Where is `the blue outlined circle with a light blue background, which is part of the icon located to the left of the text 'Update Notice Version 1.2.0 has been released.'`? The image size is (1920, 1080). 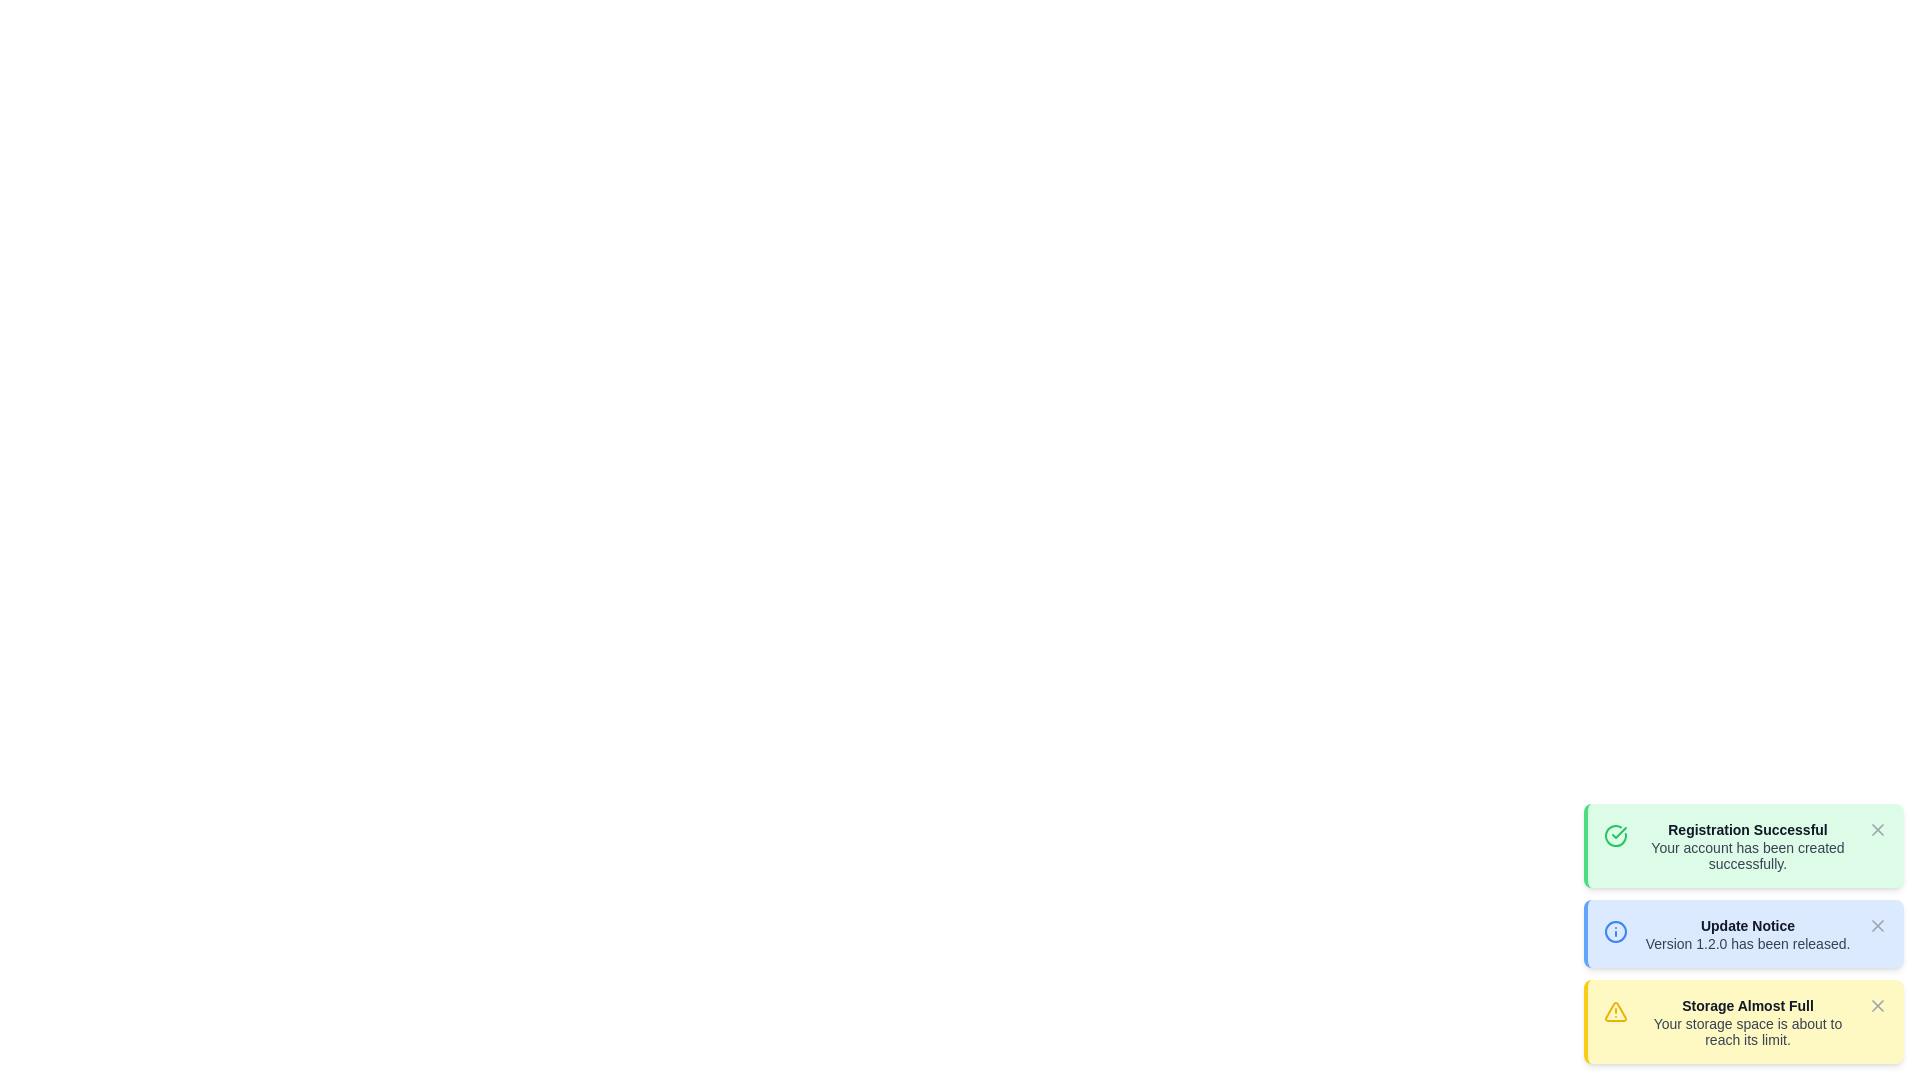
the blue outlined circle with a light blue background, which is part of the icon located to the left of the text 'Update Notice Version 1.2.0 has been released.' is located at coordinates (1616, 932).